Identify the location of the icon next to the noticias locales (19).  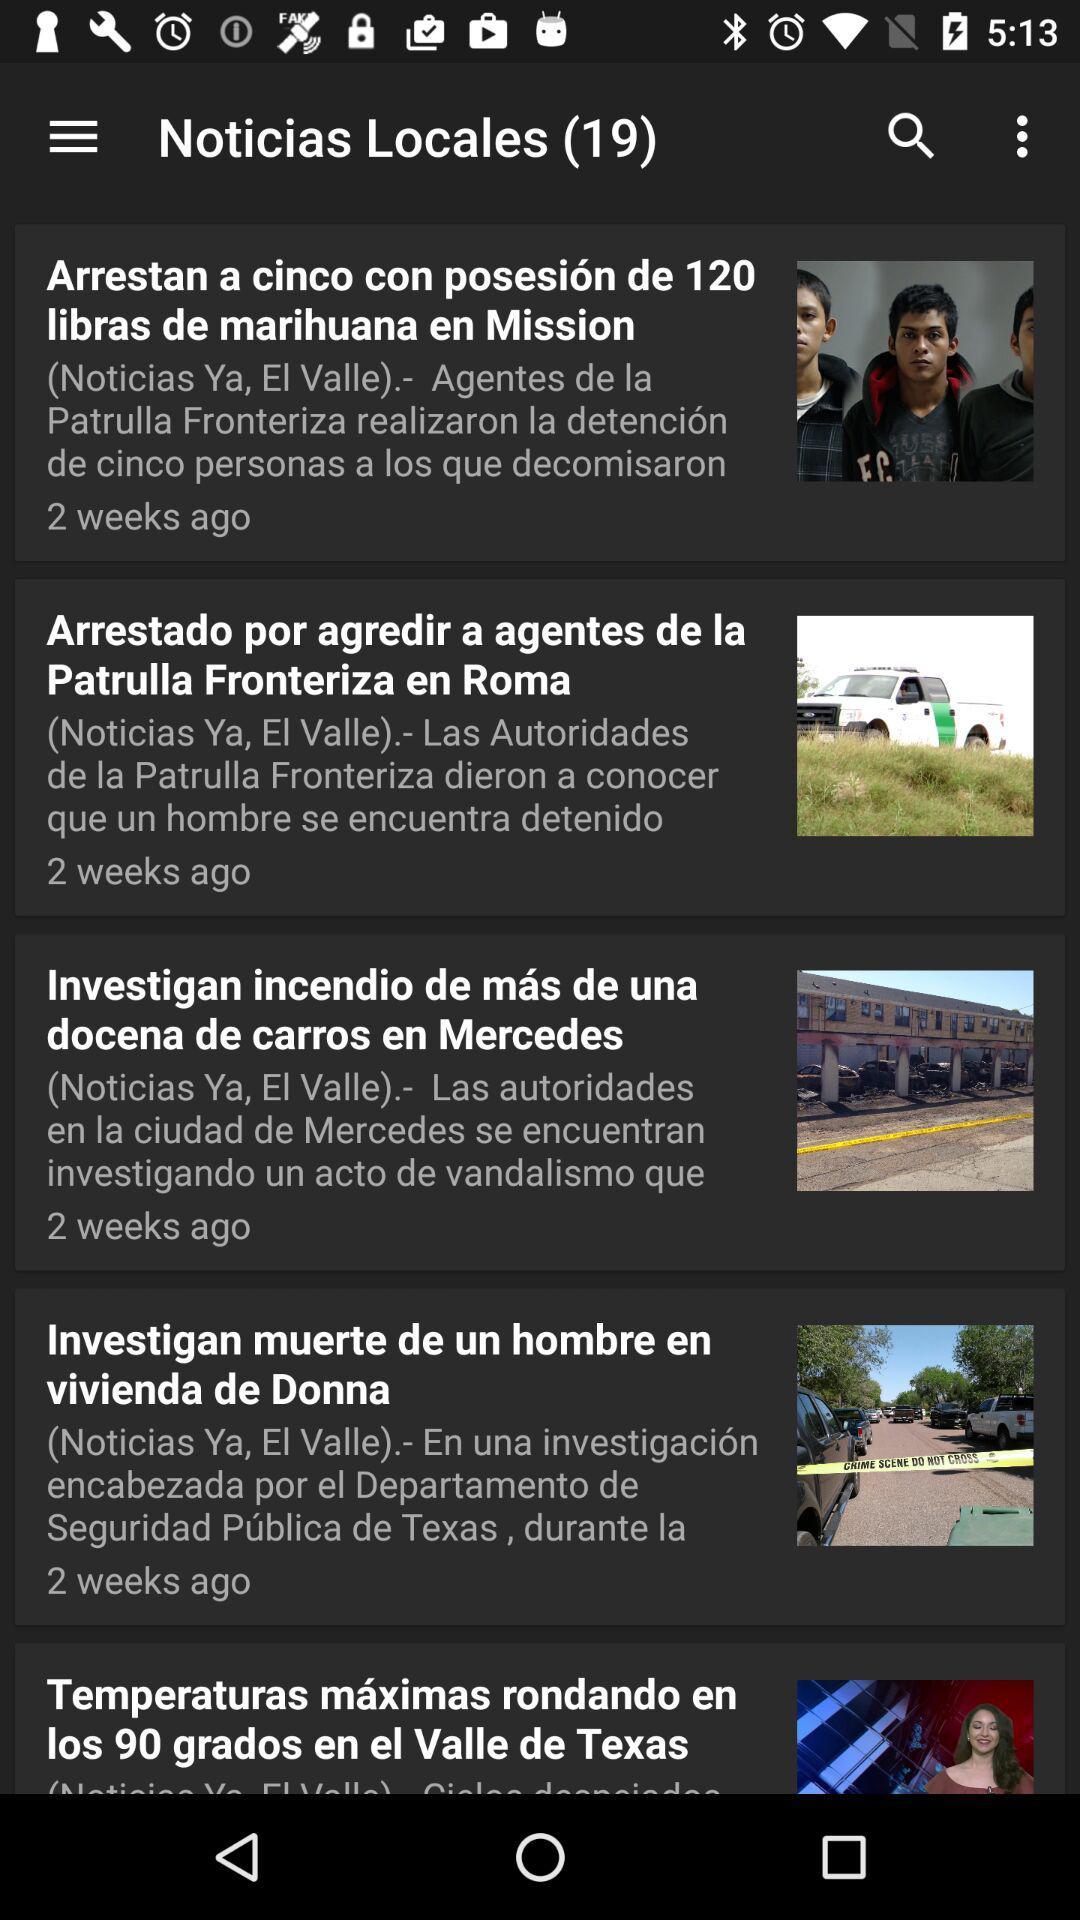
(72, 135).